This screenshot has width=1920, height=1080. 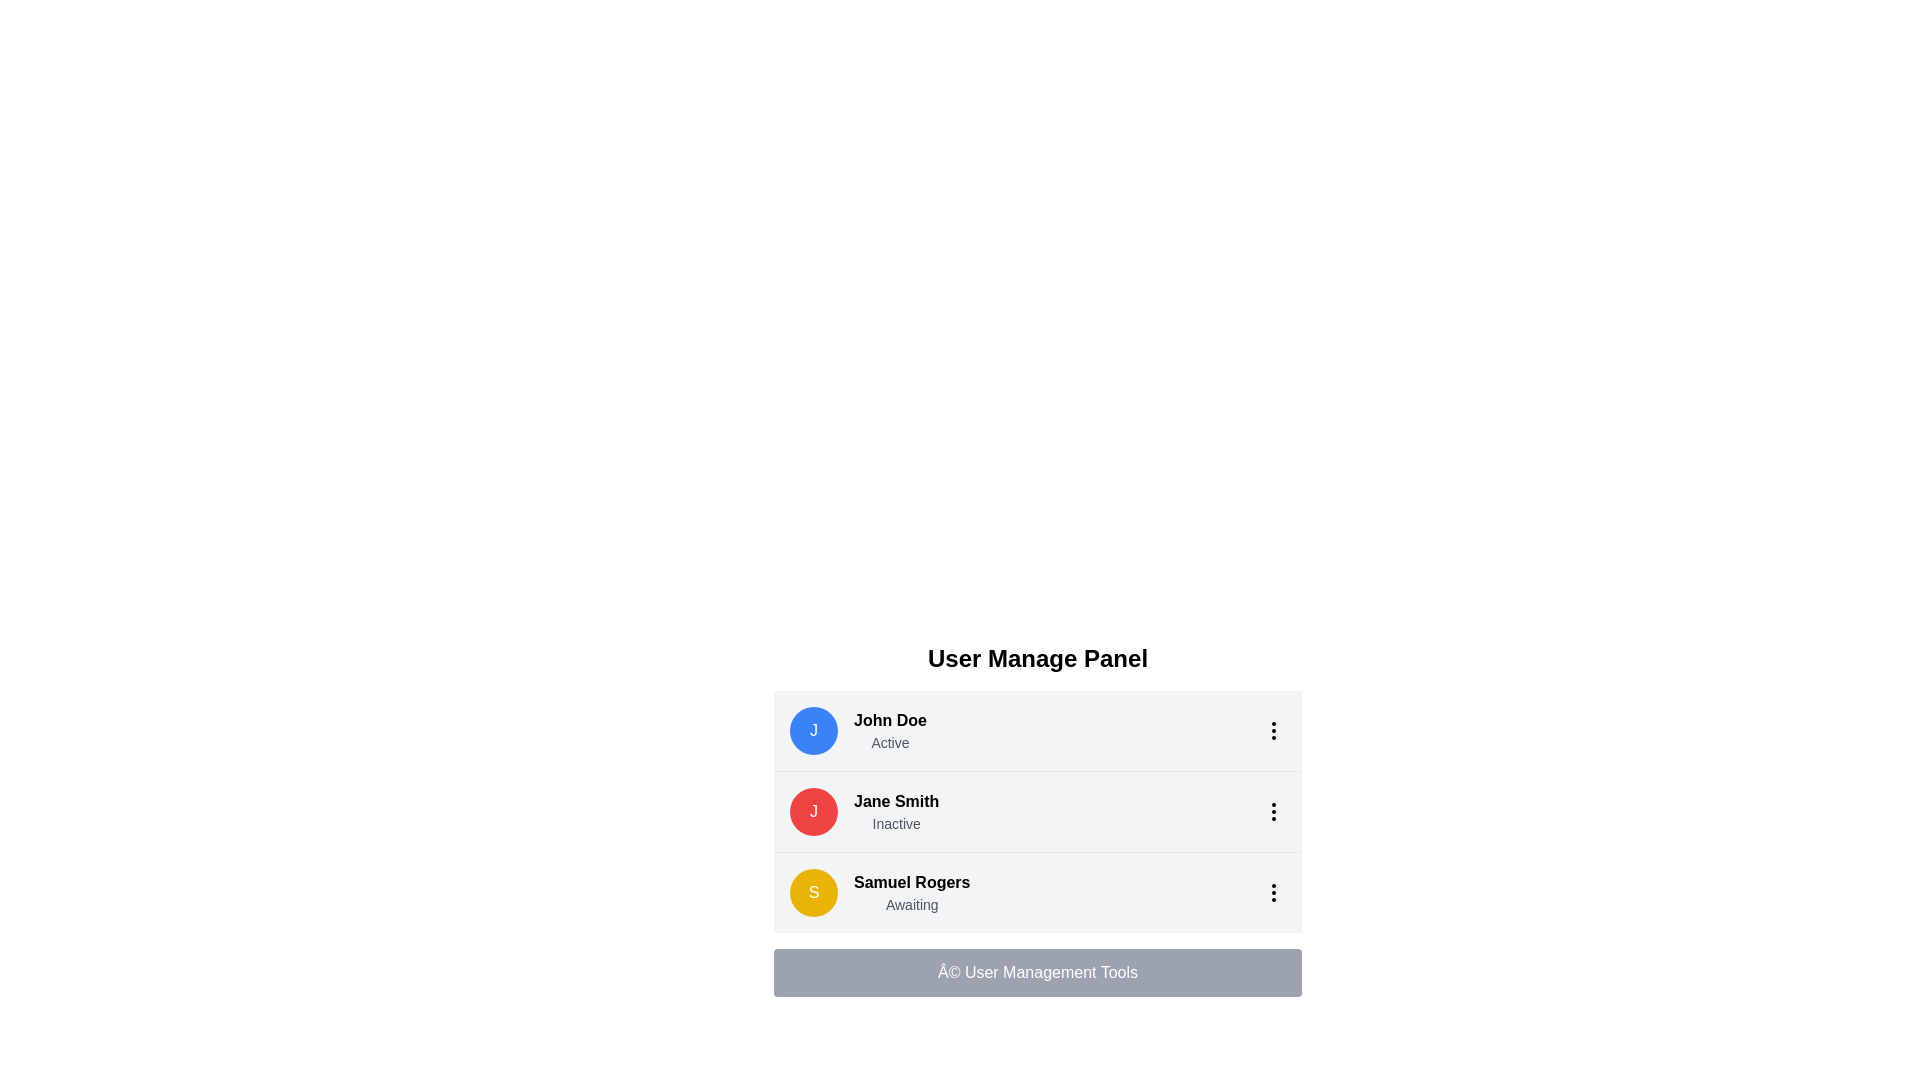 What do you see at coordinates (814, 892) in the screenshot?
I see `the avatar representing user 'Samuel Rogers' located in the third row of the user card list` at bounding box center [814, 892].